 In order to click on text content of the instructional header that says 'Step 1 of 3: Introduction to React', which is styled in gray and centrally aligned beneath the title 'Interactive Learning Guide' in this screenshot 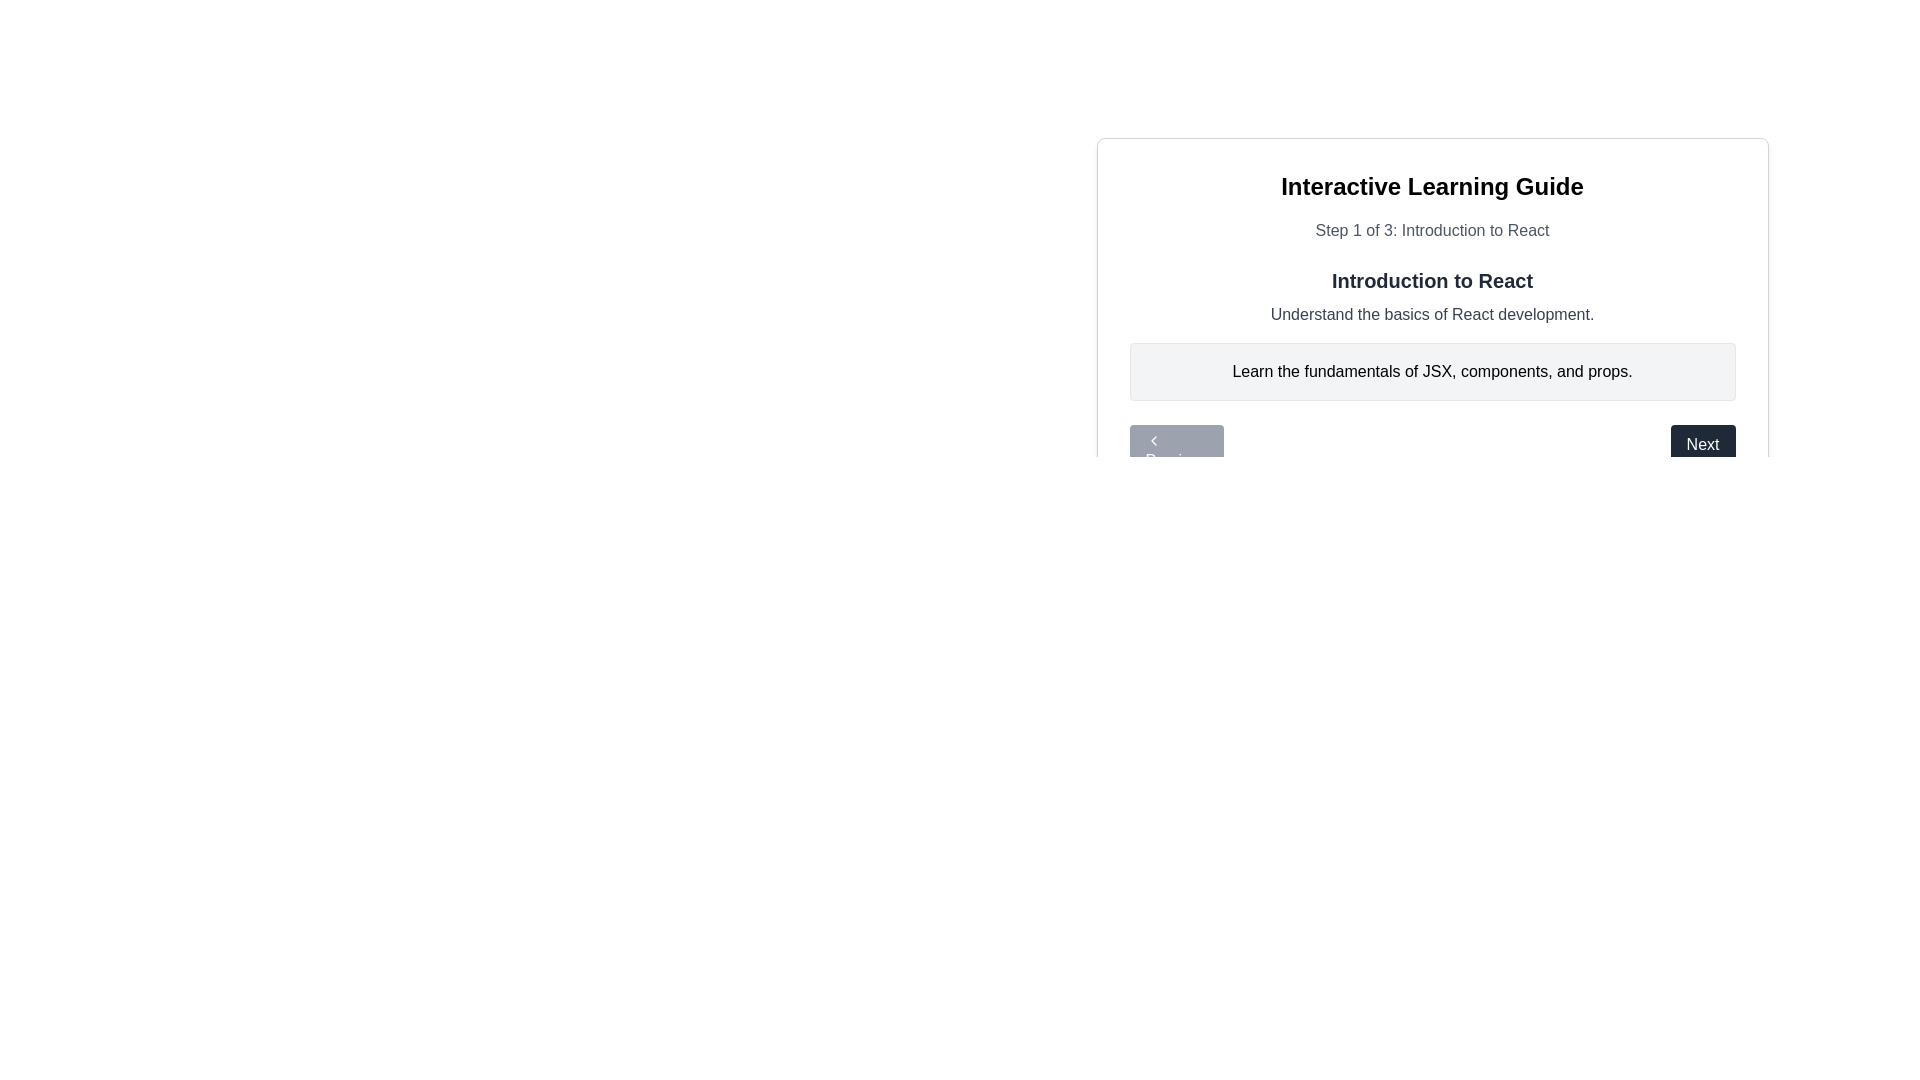, I will do `click(1431, 230)`.